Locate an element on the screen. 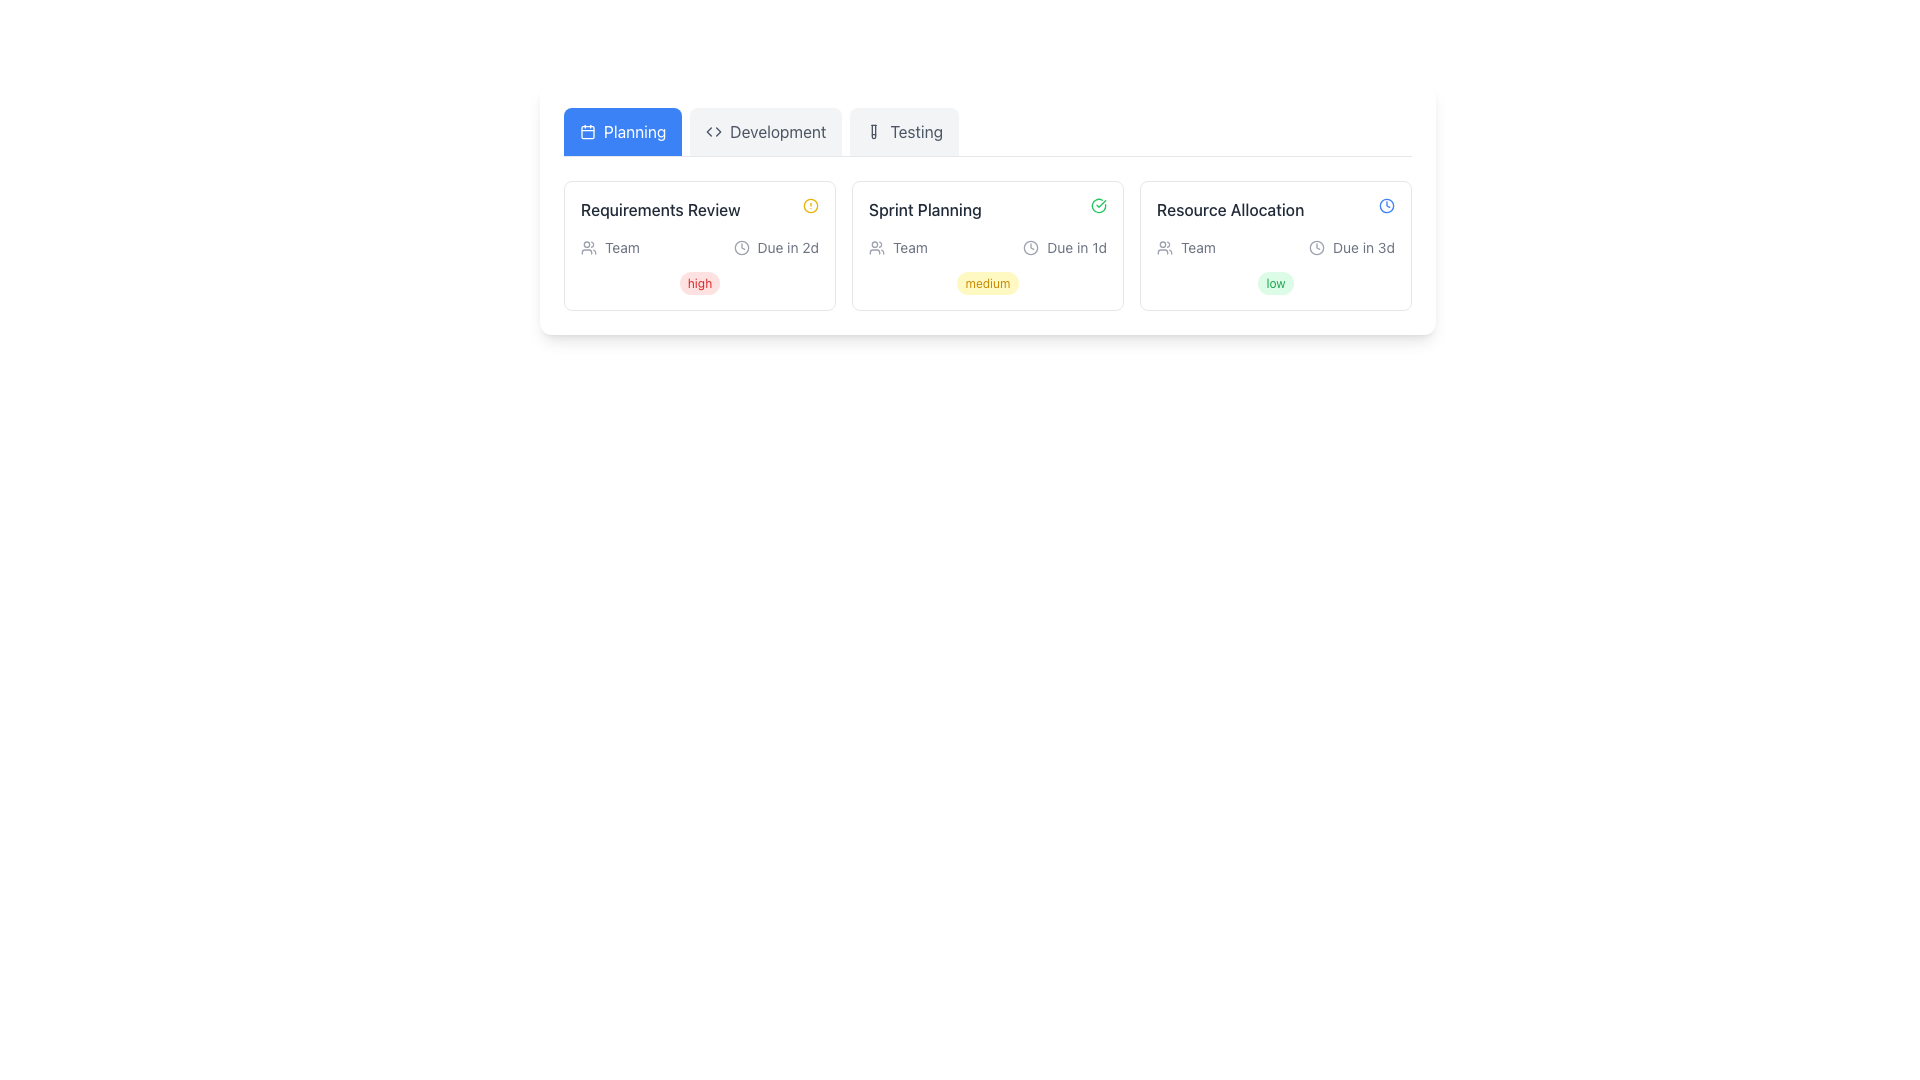  the rounded rectangular badge with a yellow background displaying the word 'medium', located in the 'Sprint Planning' column is located at coordinates (988, 283).